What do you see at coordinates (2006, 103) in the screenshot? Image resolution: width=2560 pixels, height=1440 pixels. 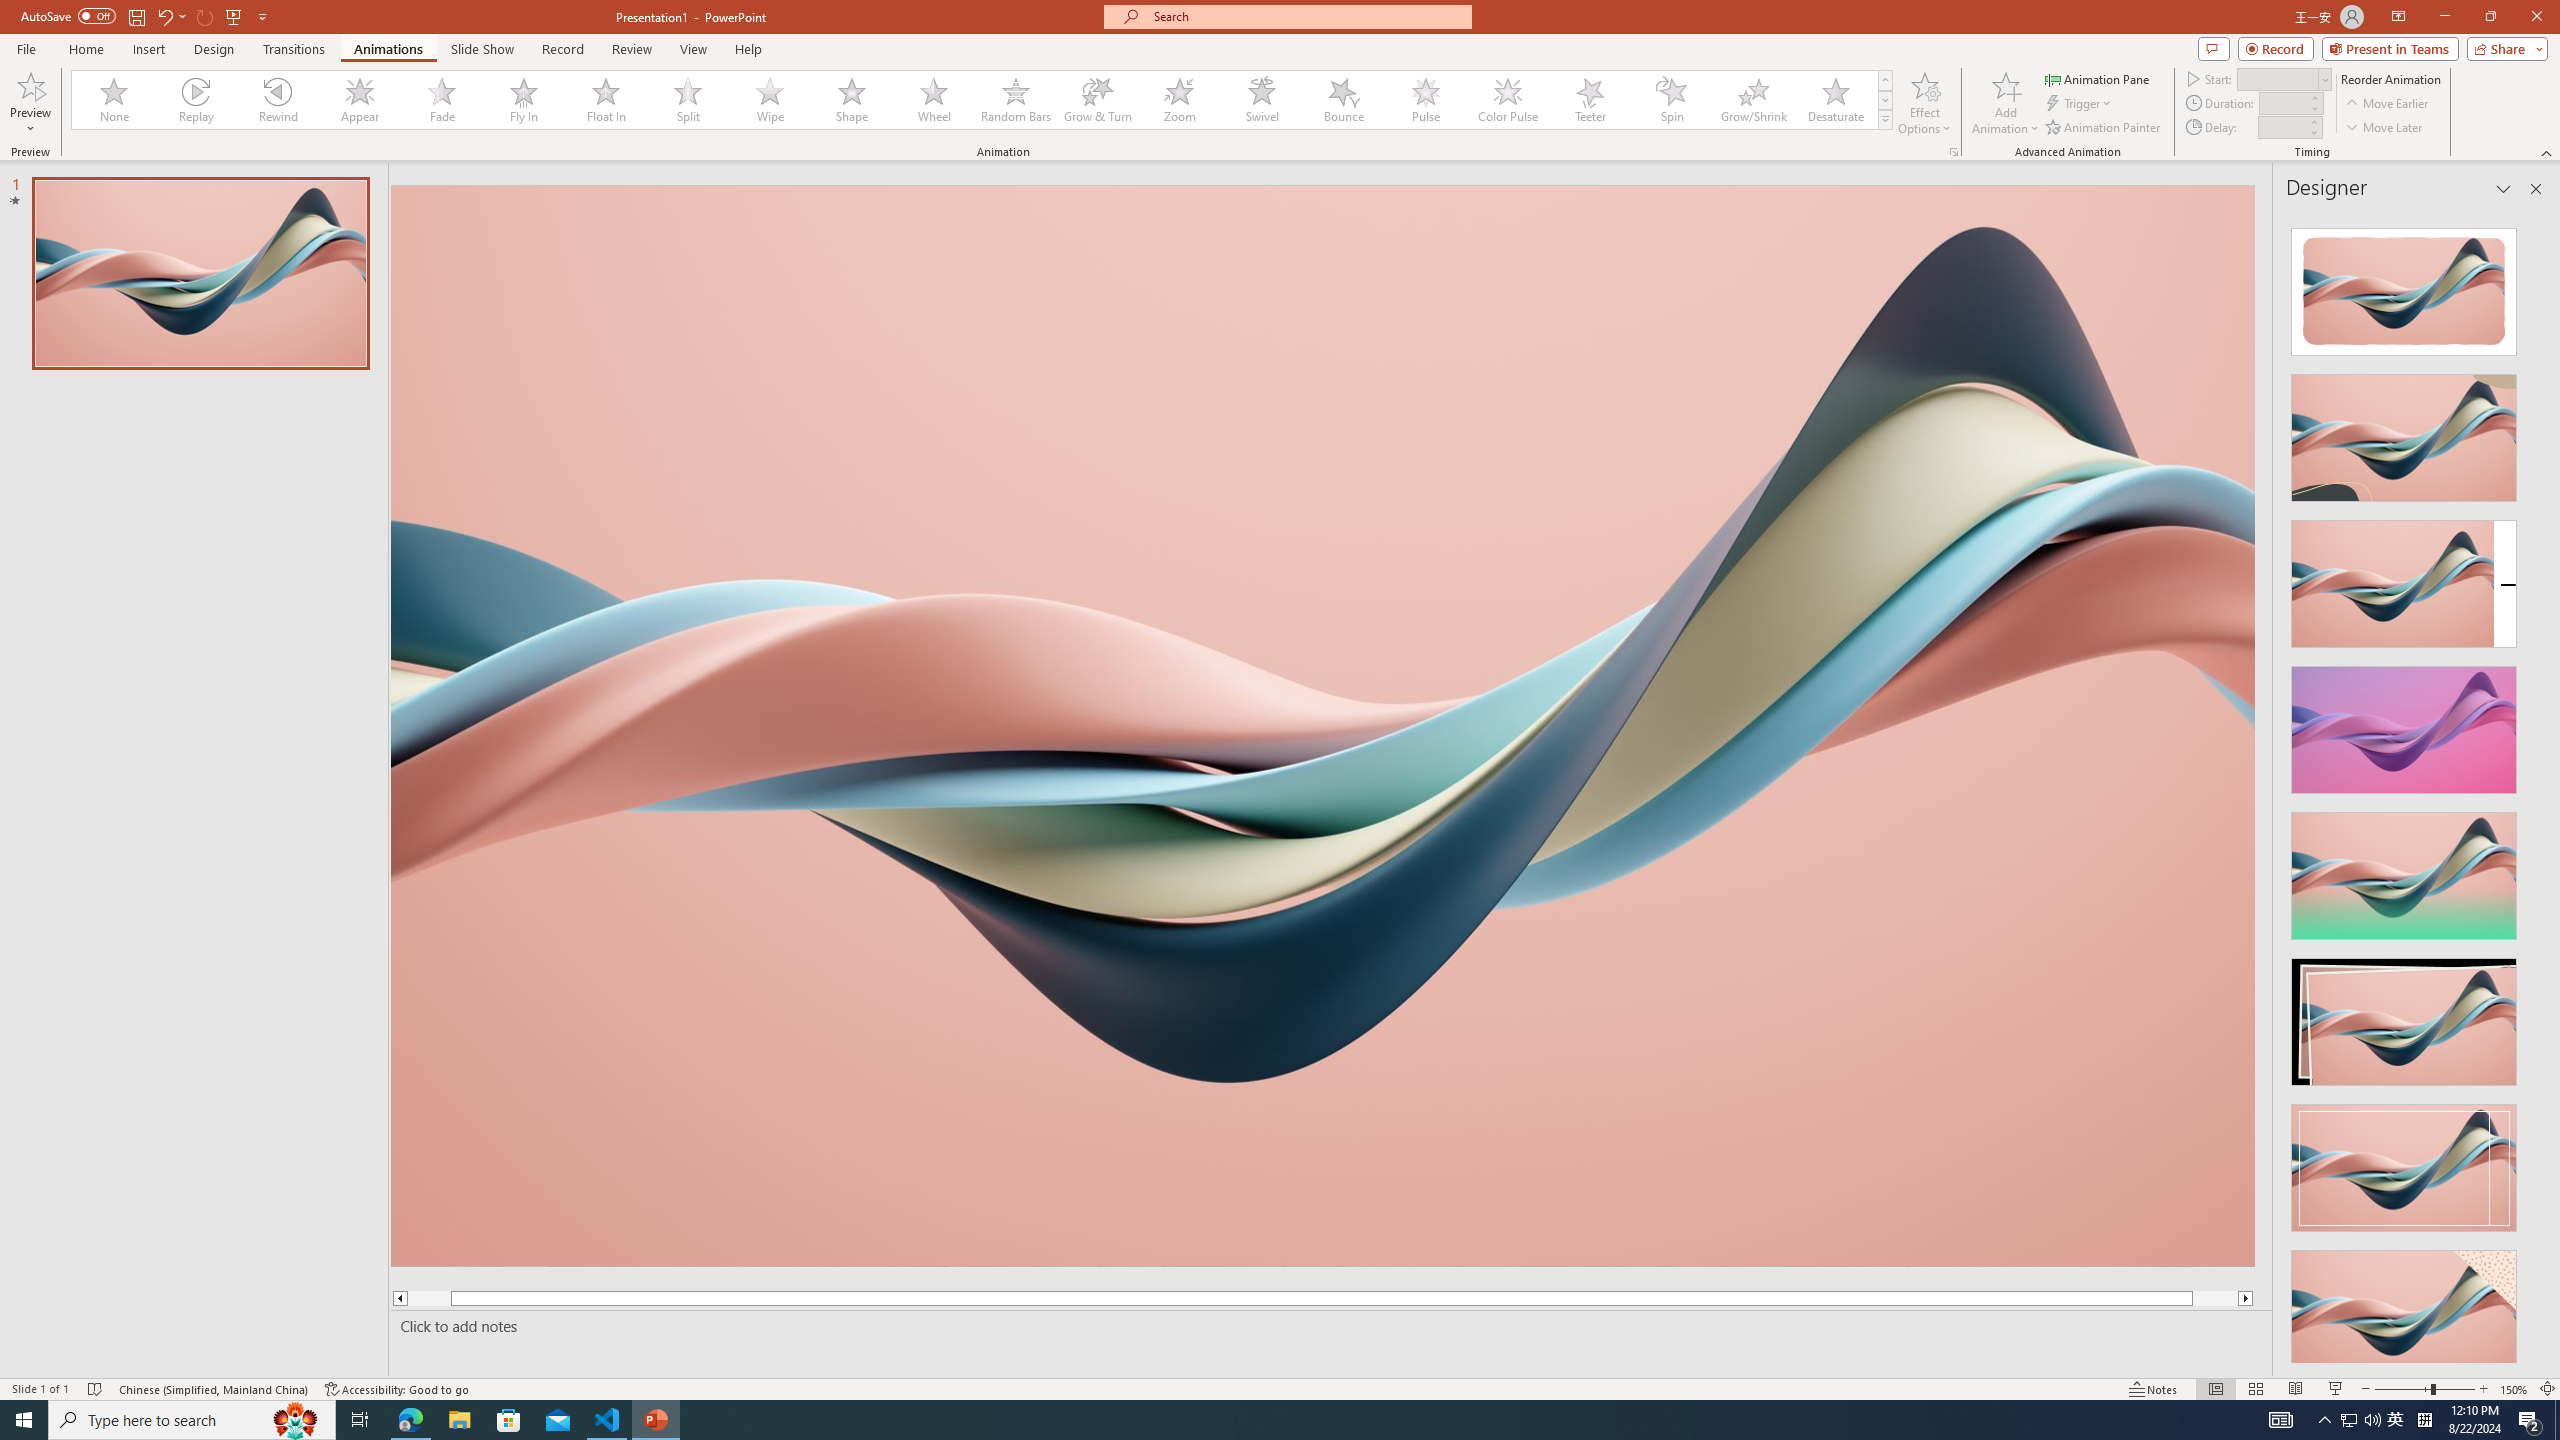 I see `'Add Animation'` at bounding box center [2006, 103].